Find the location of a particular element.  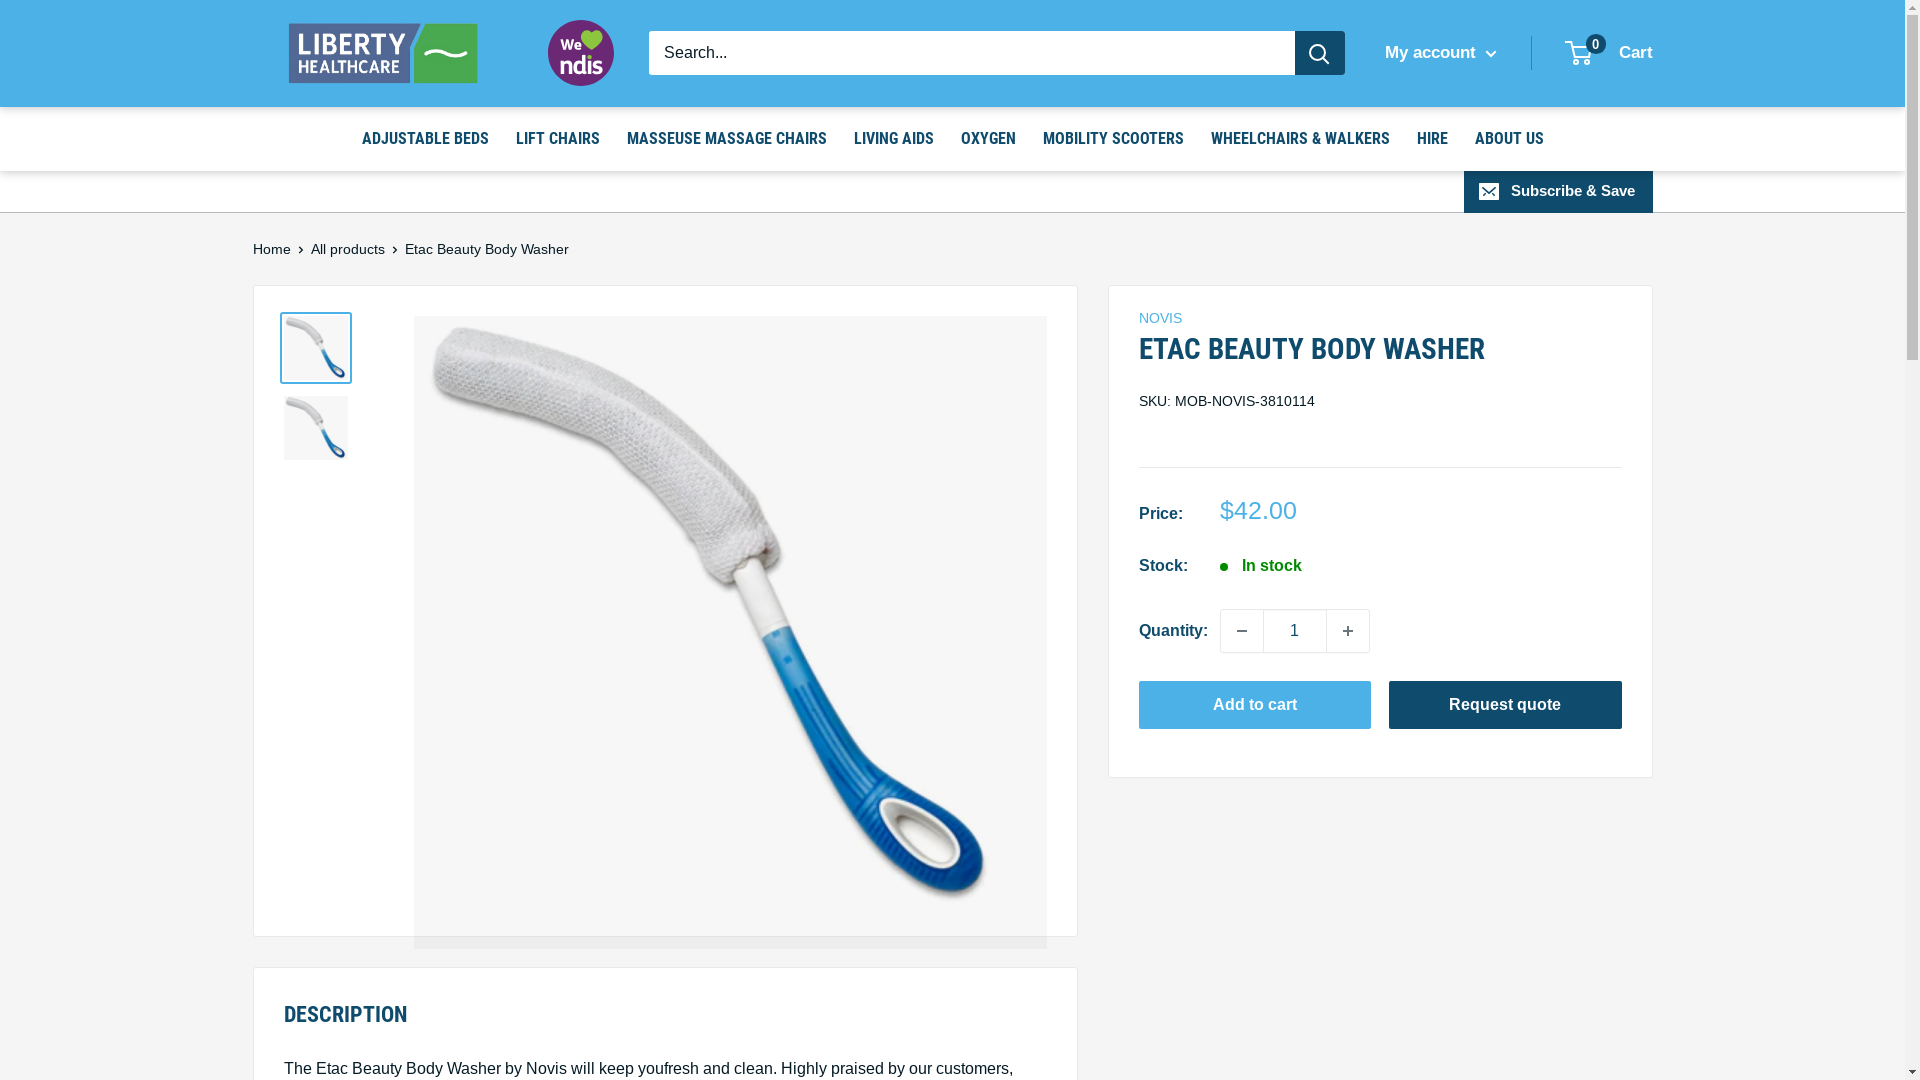

'My account' is located at coordinates (1382, 52).